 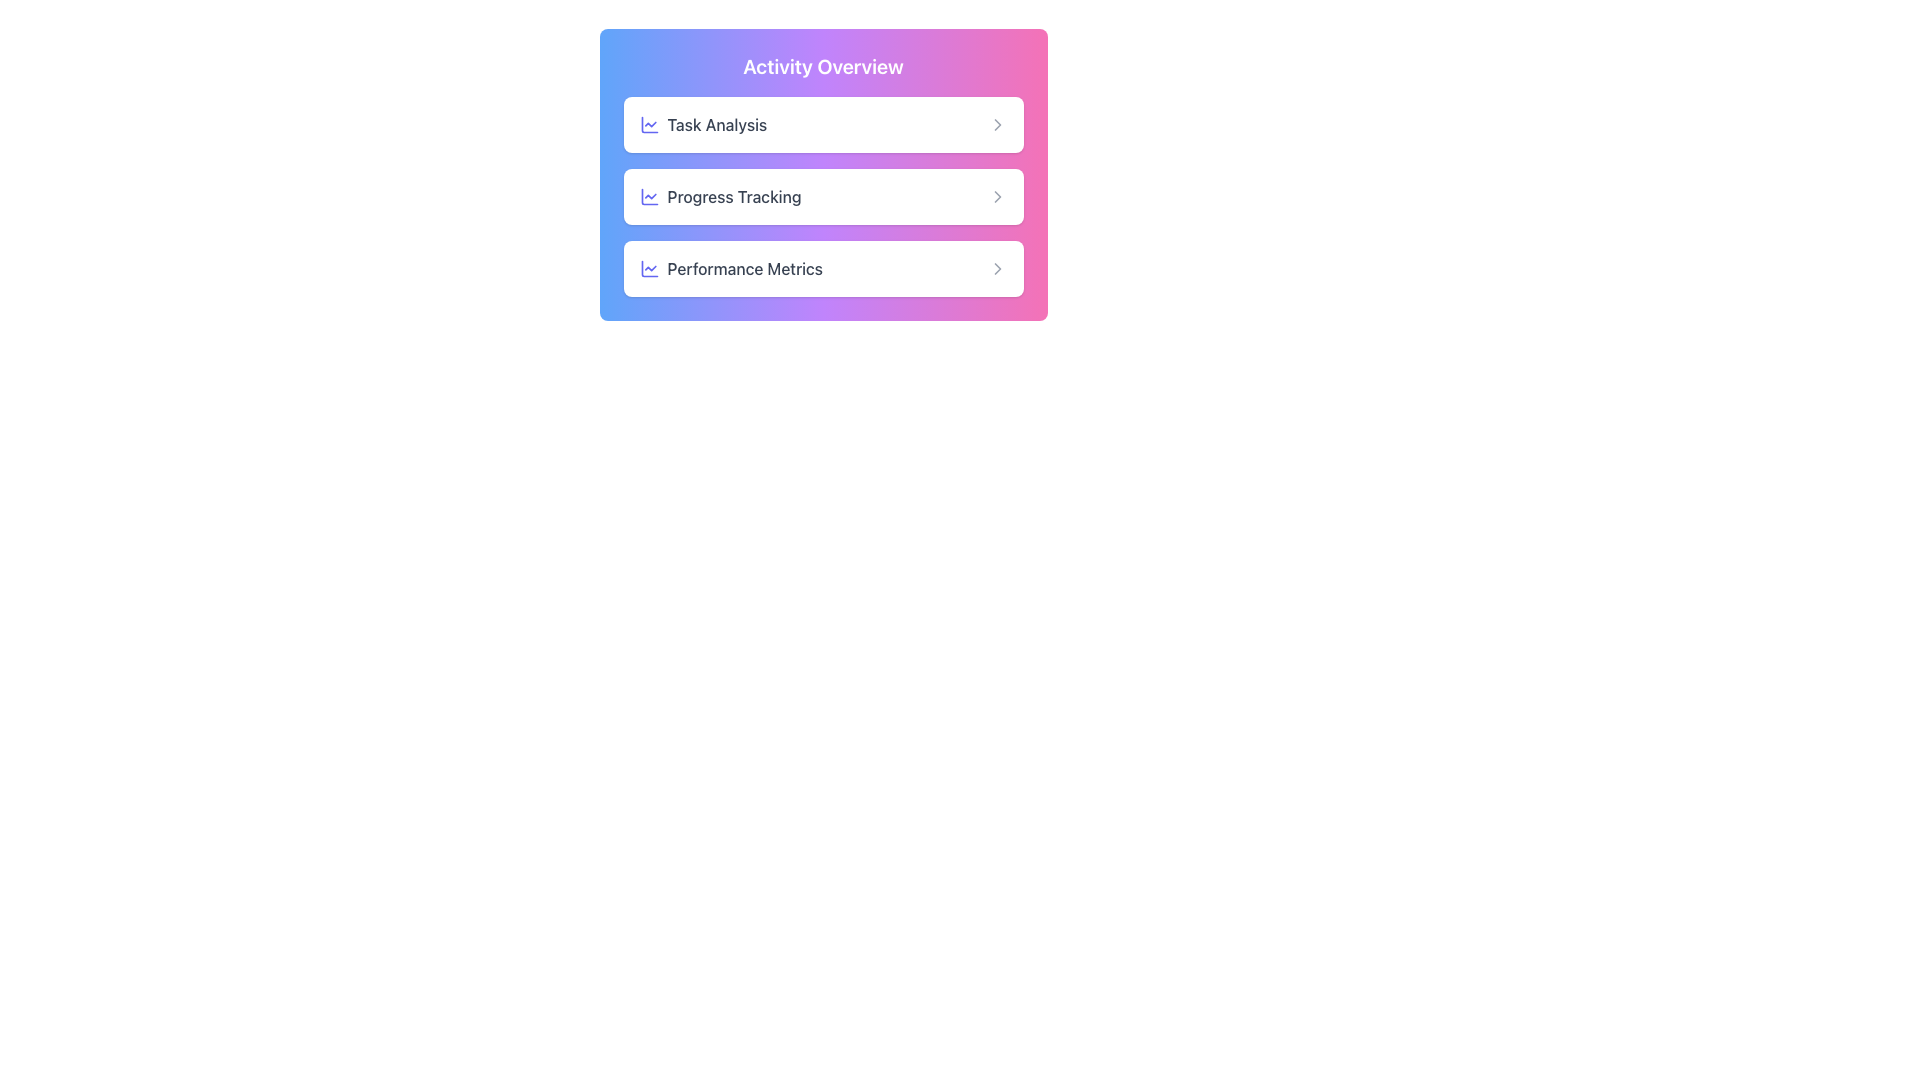 What do you see at coordinates (823, 196) in the screenshot?
I see `the middle card in the 'Activity Overview' section` at bounding box center [823, 196].